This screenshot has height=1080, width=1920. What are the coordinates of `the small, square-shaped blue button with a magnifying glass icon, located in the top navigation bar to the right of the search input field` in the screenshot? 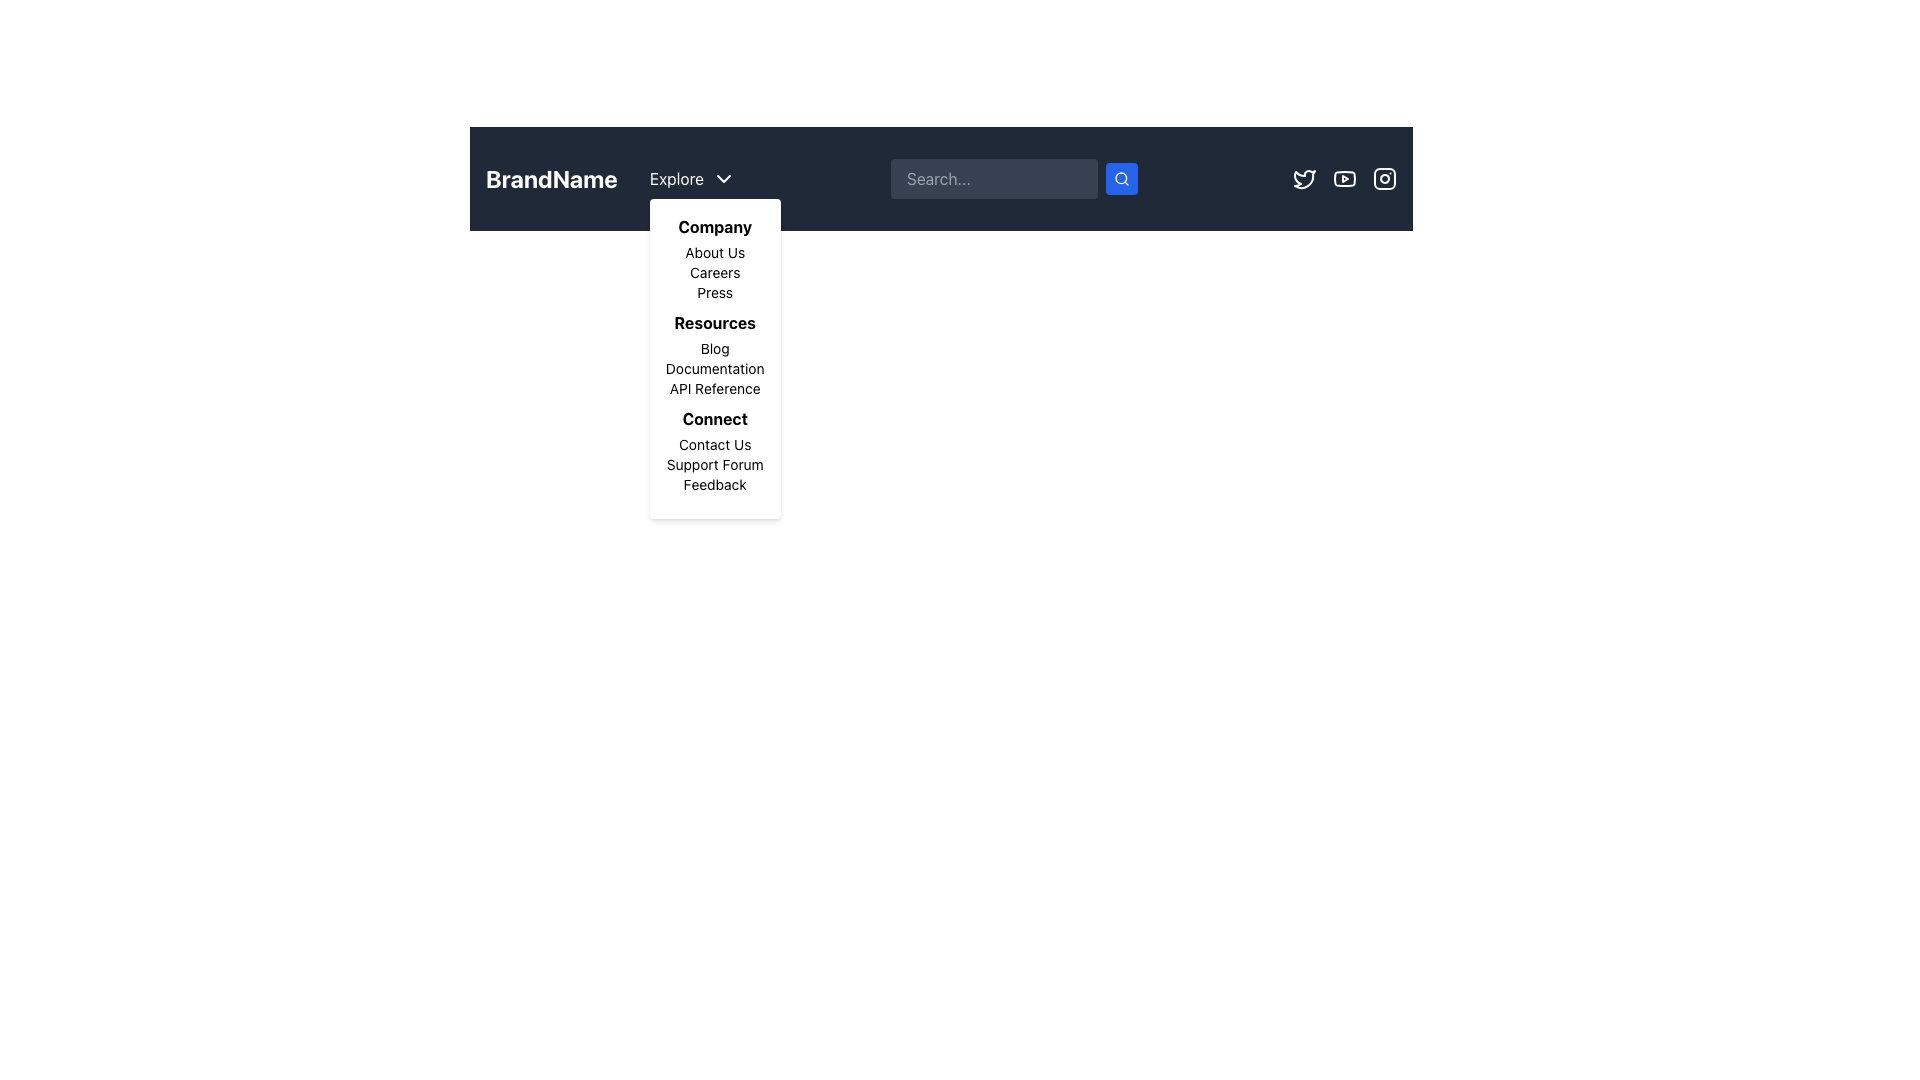 It's located at (1121, 177).